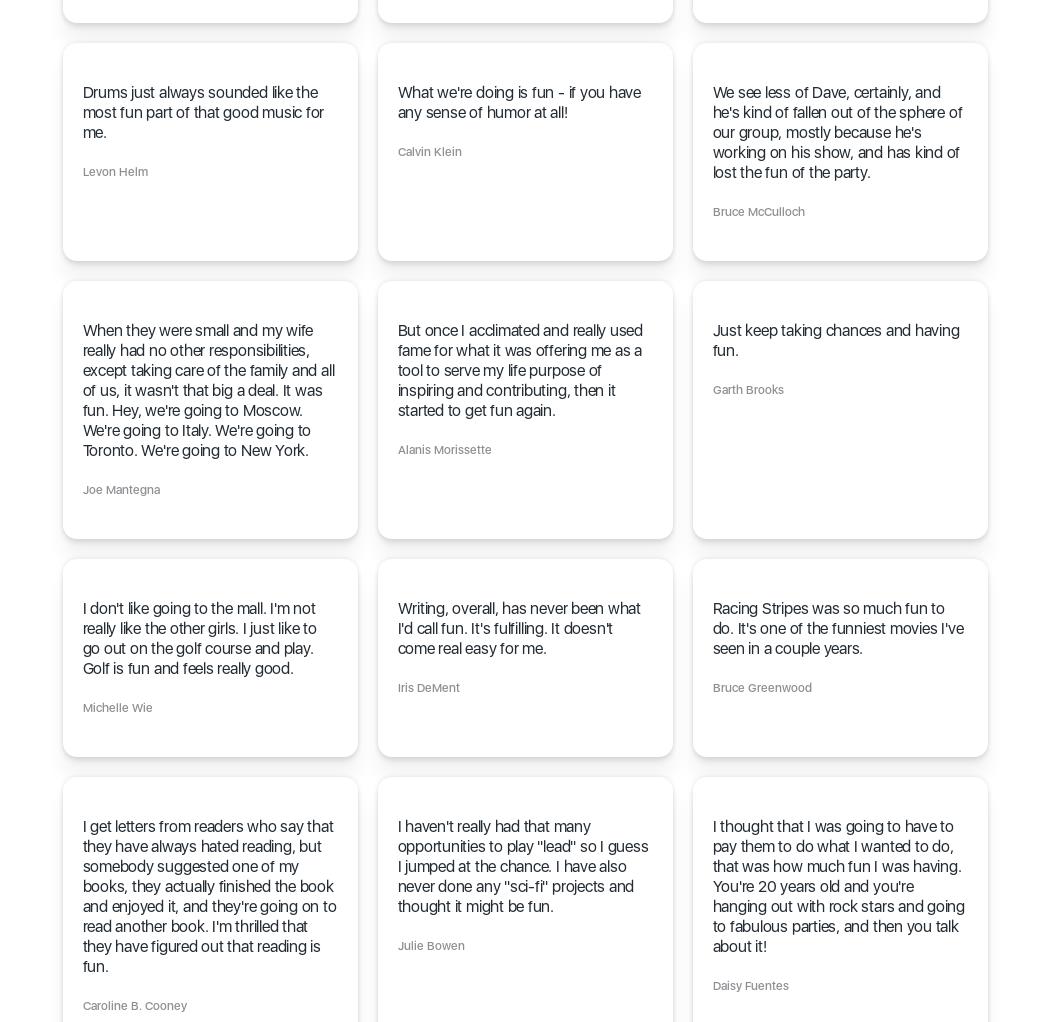  I want to click on 'Caroline B. Cooney', so click(82, 1005).